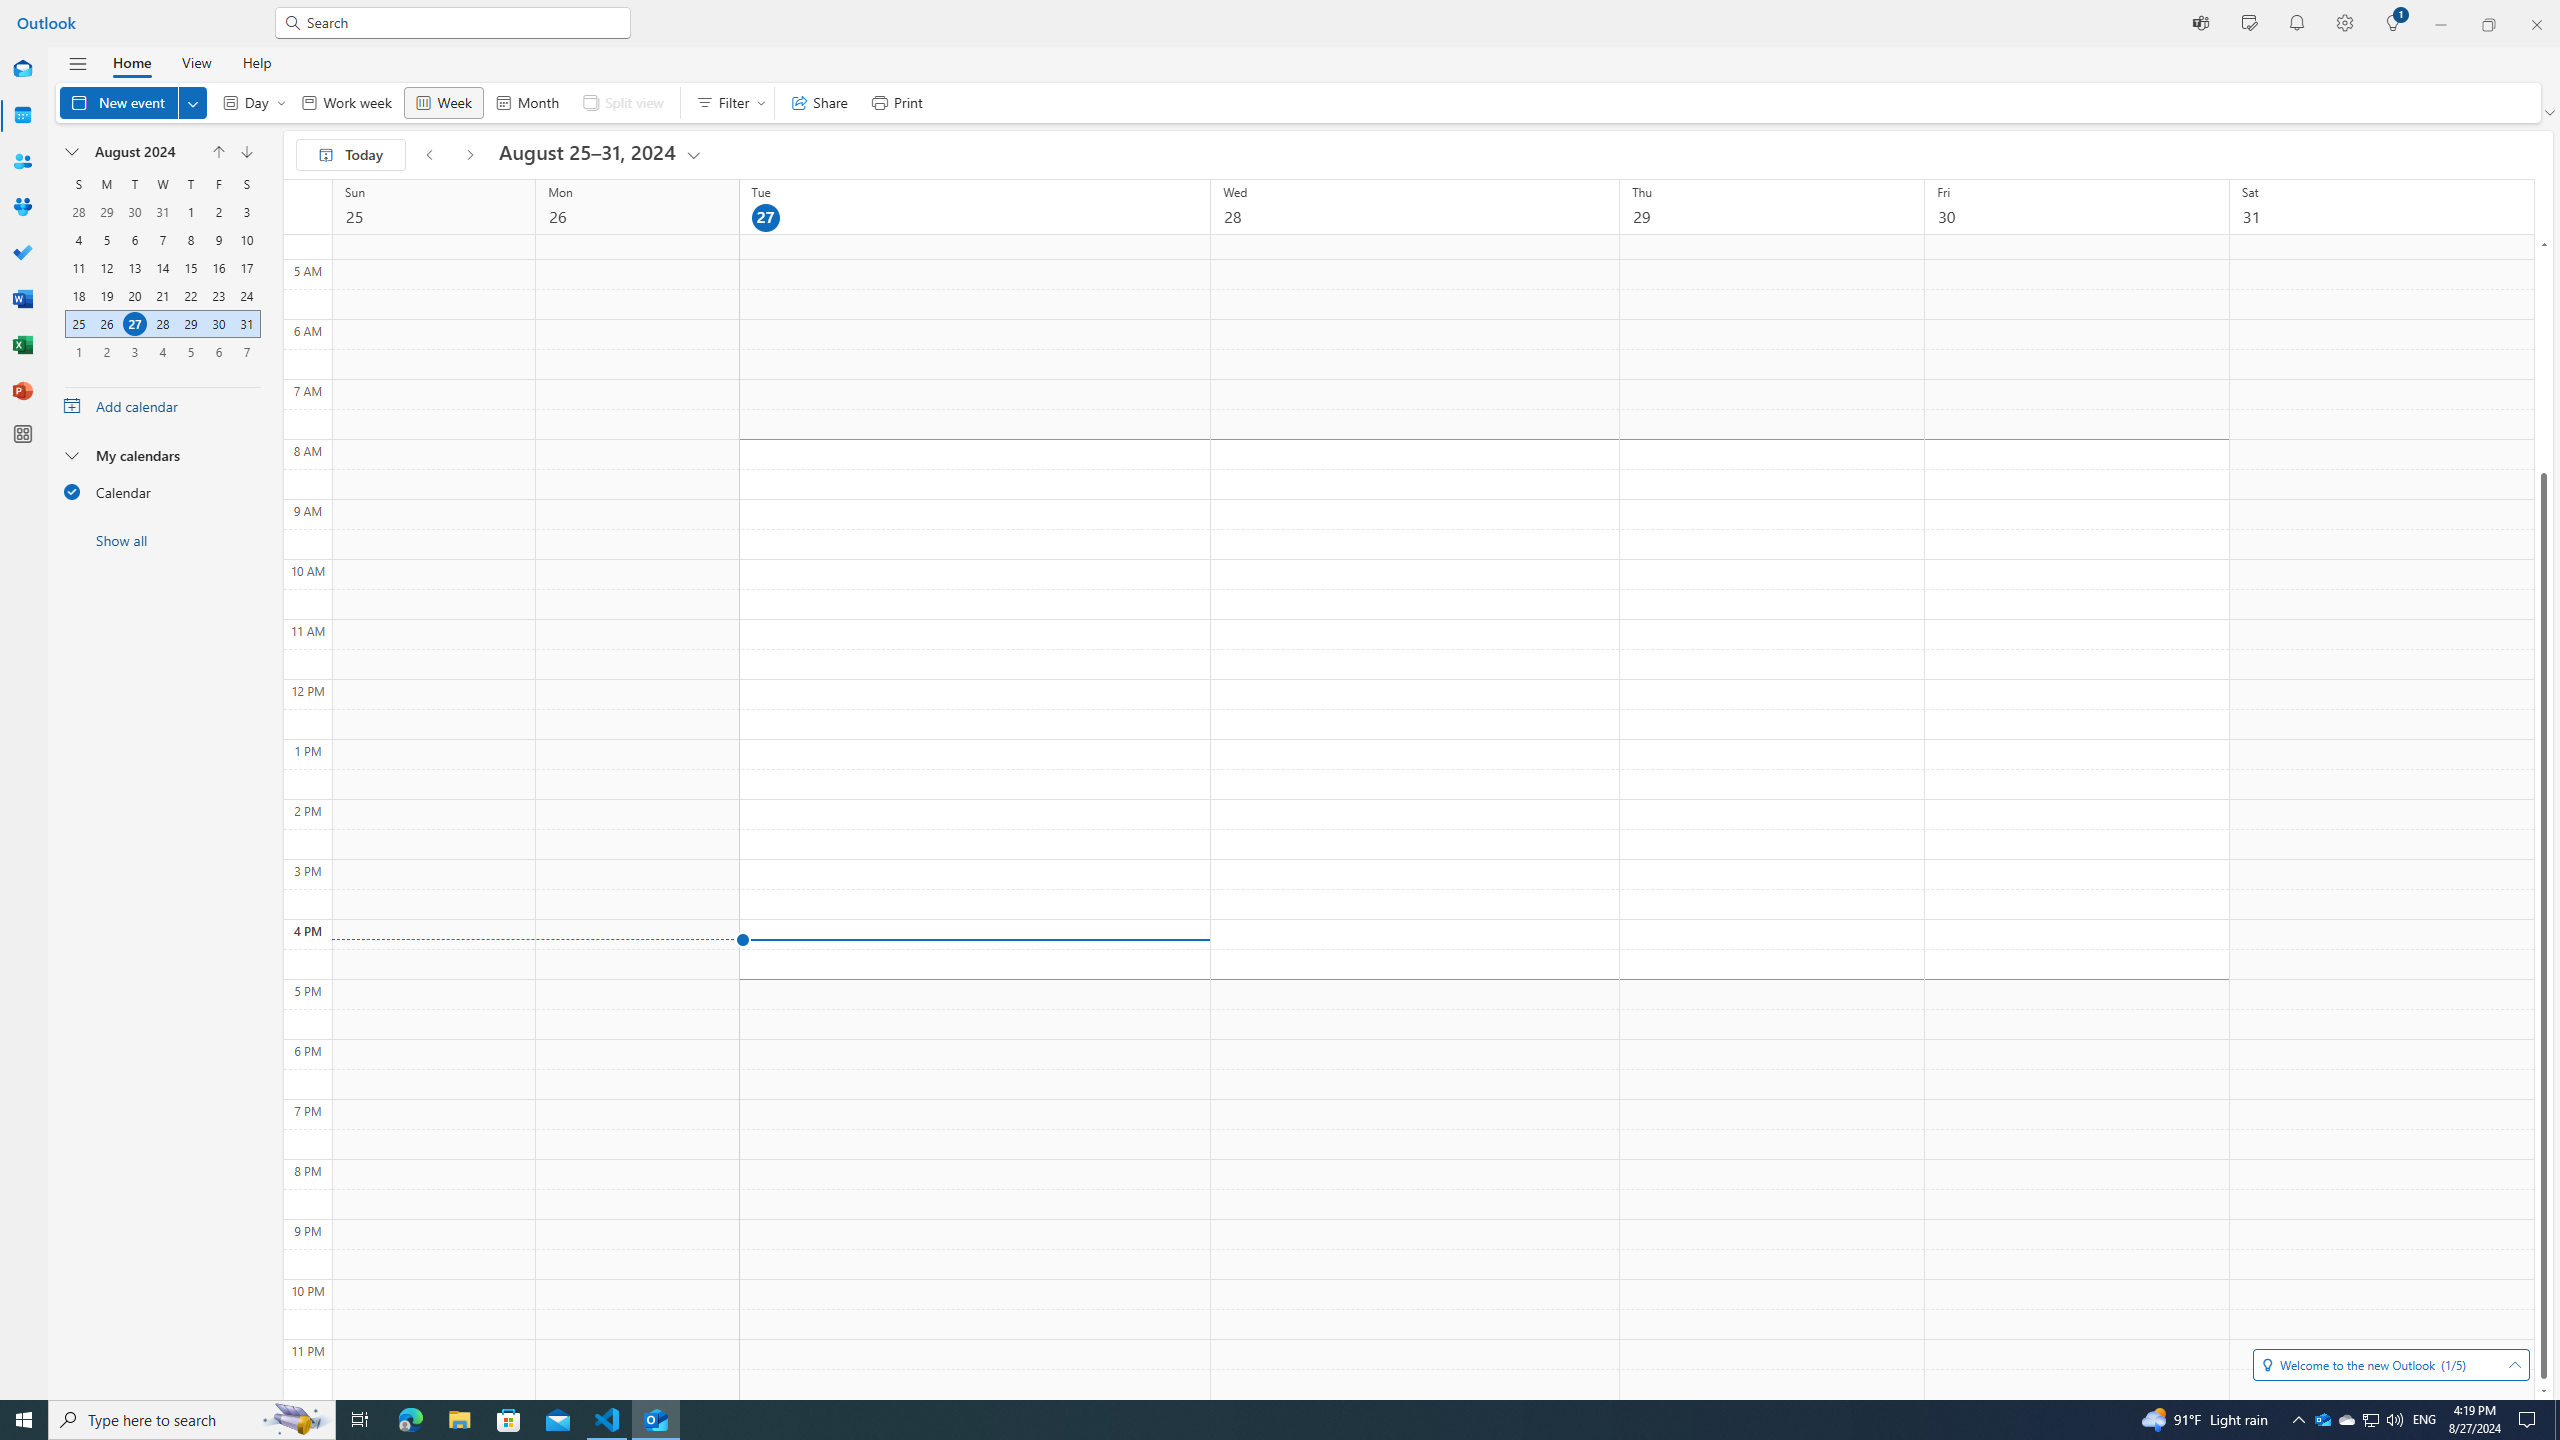 The width and height of the screenshot is (2560, 1440). Describe the element at coordinates (189, 267) in the screenshot. I see `'15, August, 2024'` at that location.